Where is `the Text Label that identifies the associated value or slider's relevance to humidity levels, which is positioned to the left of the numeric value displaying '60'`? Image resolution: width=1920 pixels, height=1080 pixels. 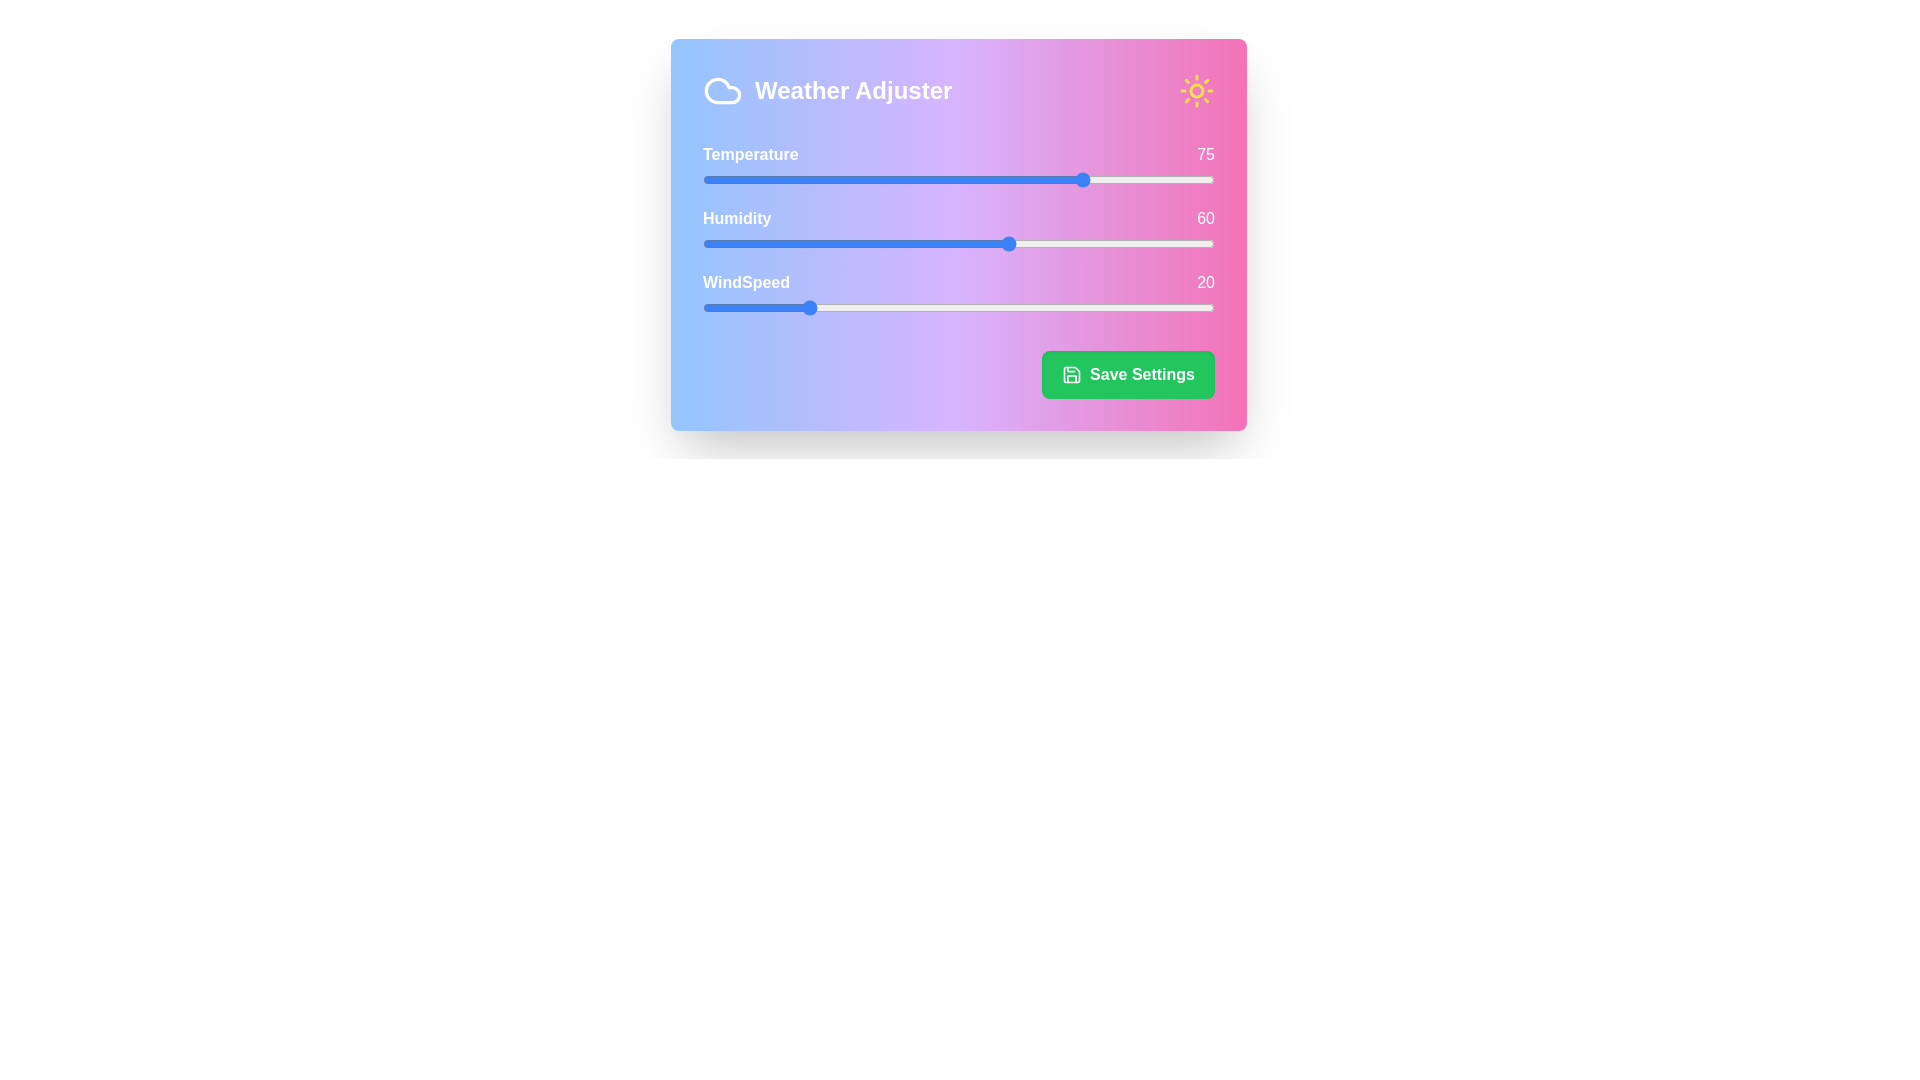 the Text Label that identifies the associated value or slider's relevance to humidity levels, which is positioned to the left of the numeric value displaying '60' is located at coordinates (736, 219).